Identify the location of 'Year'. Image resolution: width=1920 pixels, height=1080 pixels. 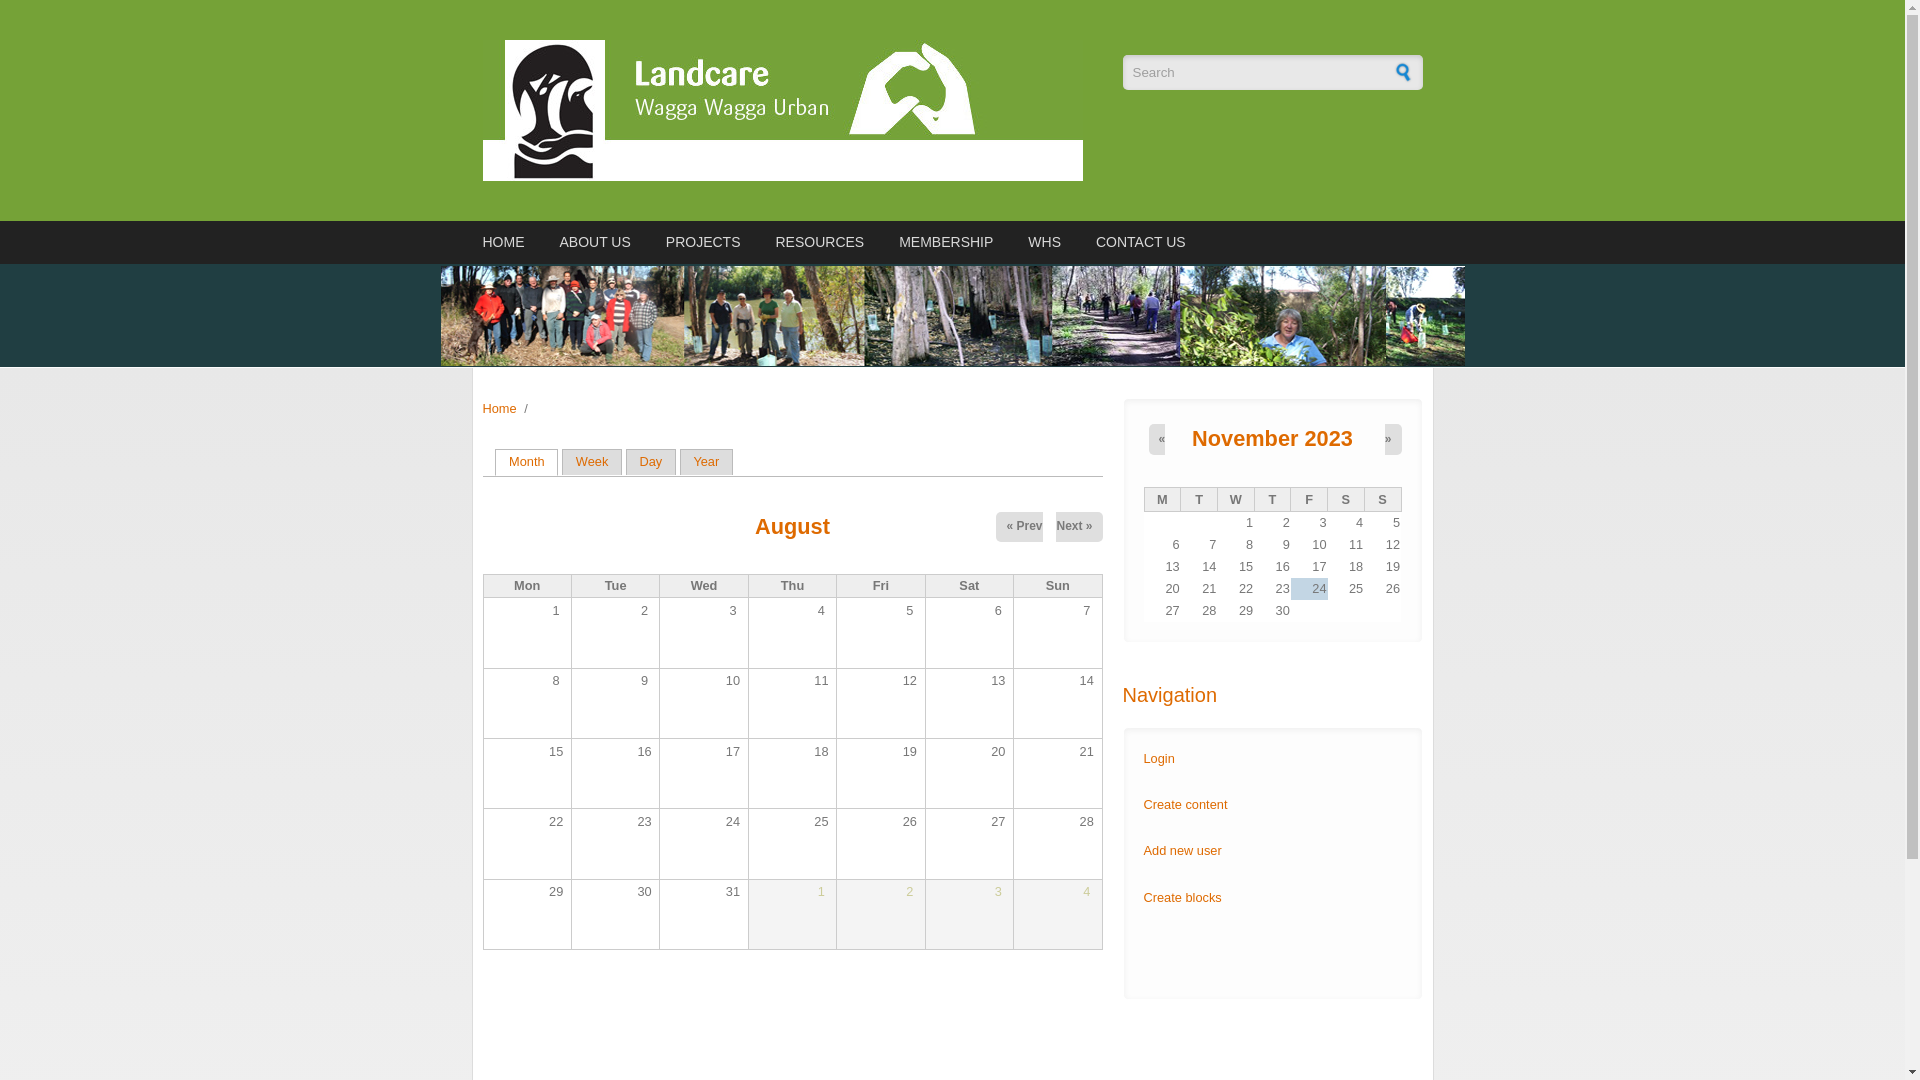
(706, 462).